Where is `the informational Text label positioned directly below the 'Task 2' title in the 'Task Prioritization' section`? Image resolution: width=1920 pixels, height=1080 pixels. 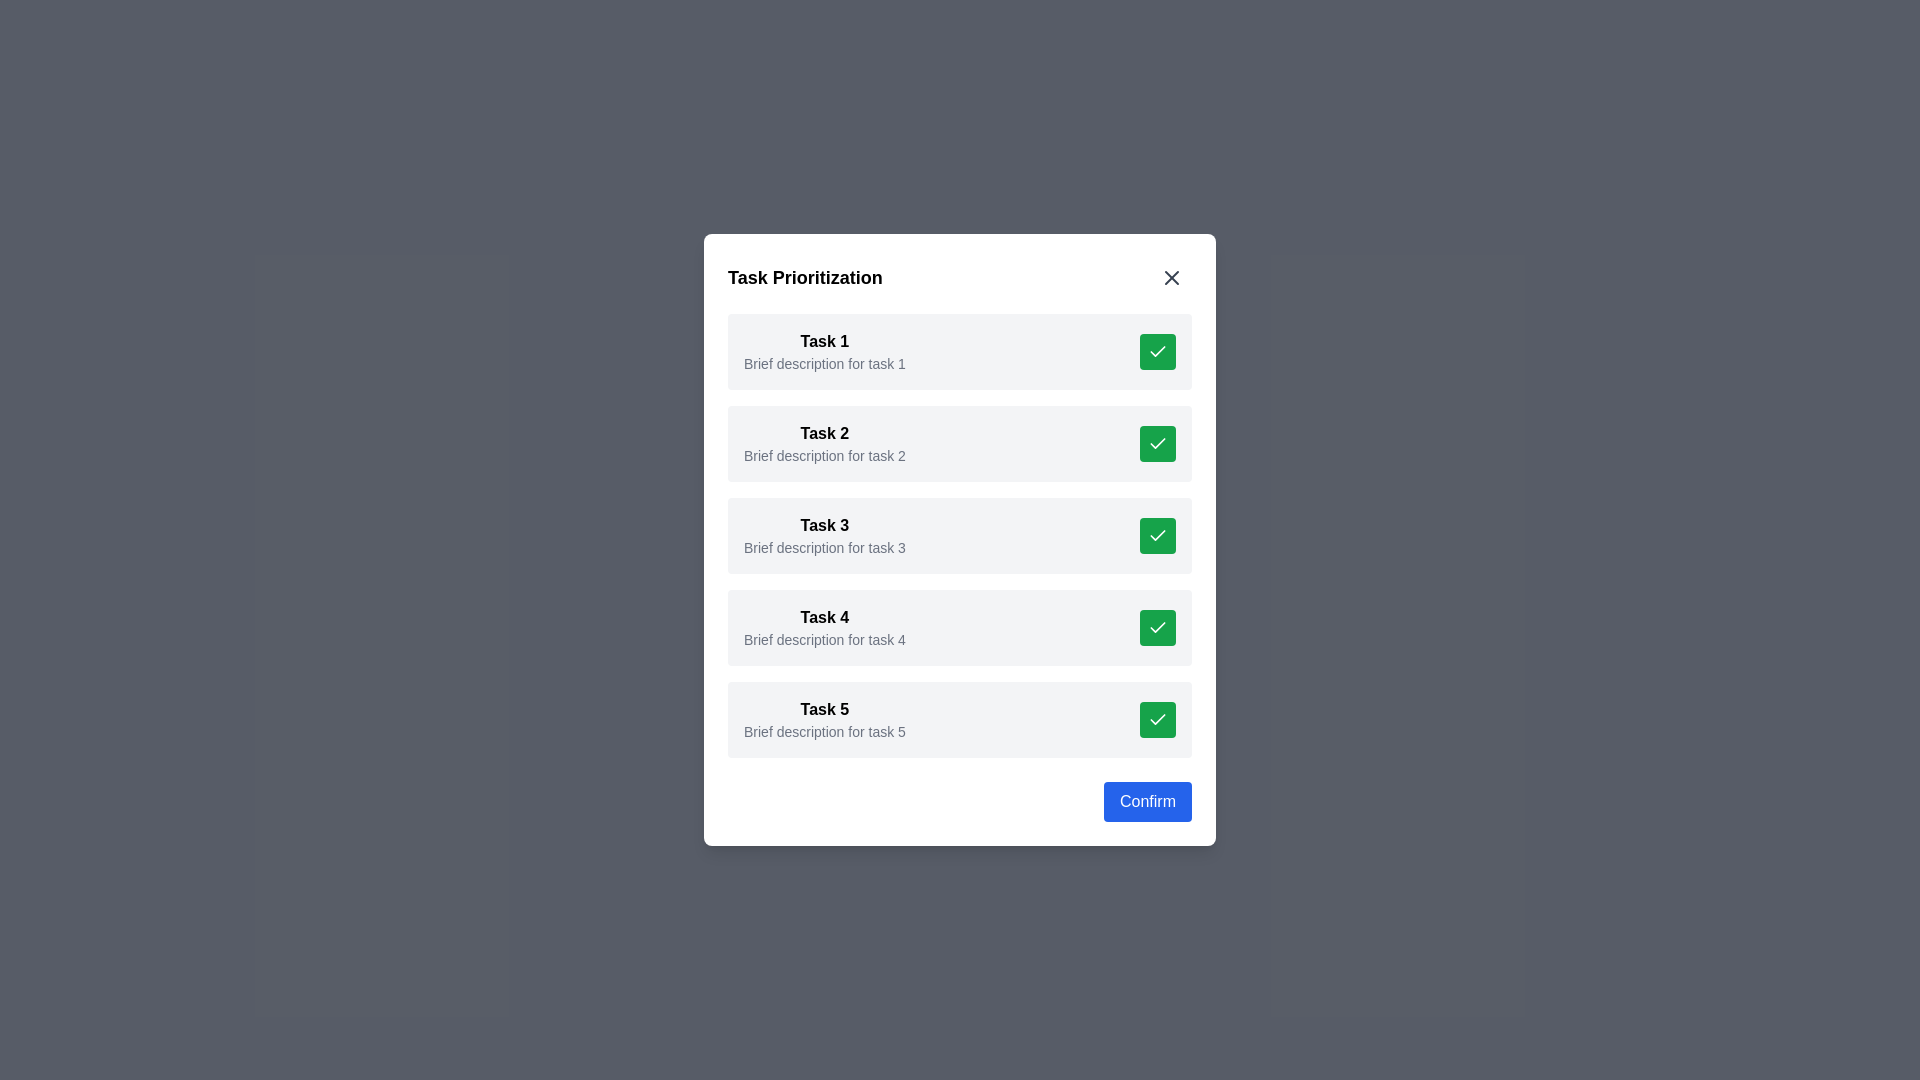
the informational Text label positioned directly below the 'Task 2' title in the 'Task Prioritization' section is located at coordinates (825, 455).